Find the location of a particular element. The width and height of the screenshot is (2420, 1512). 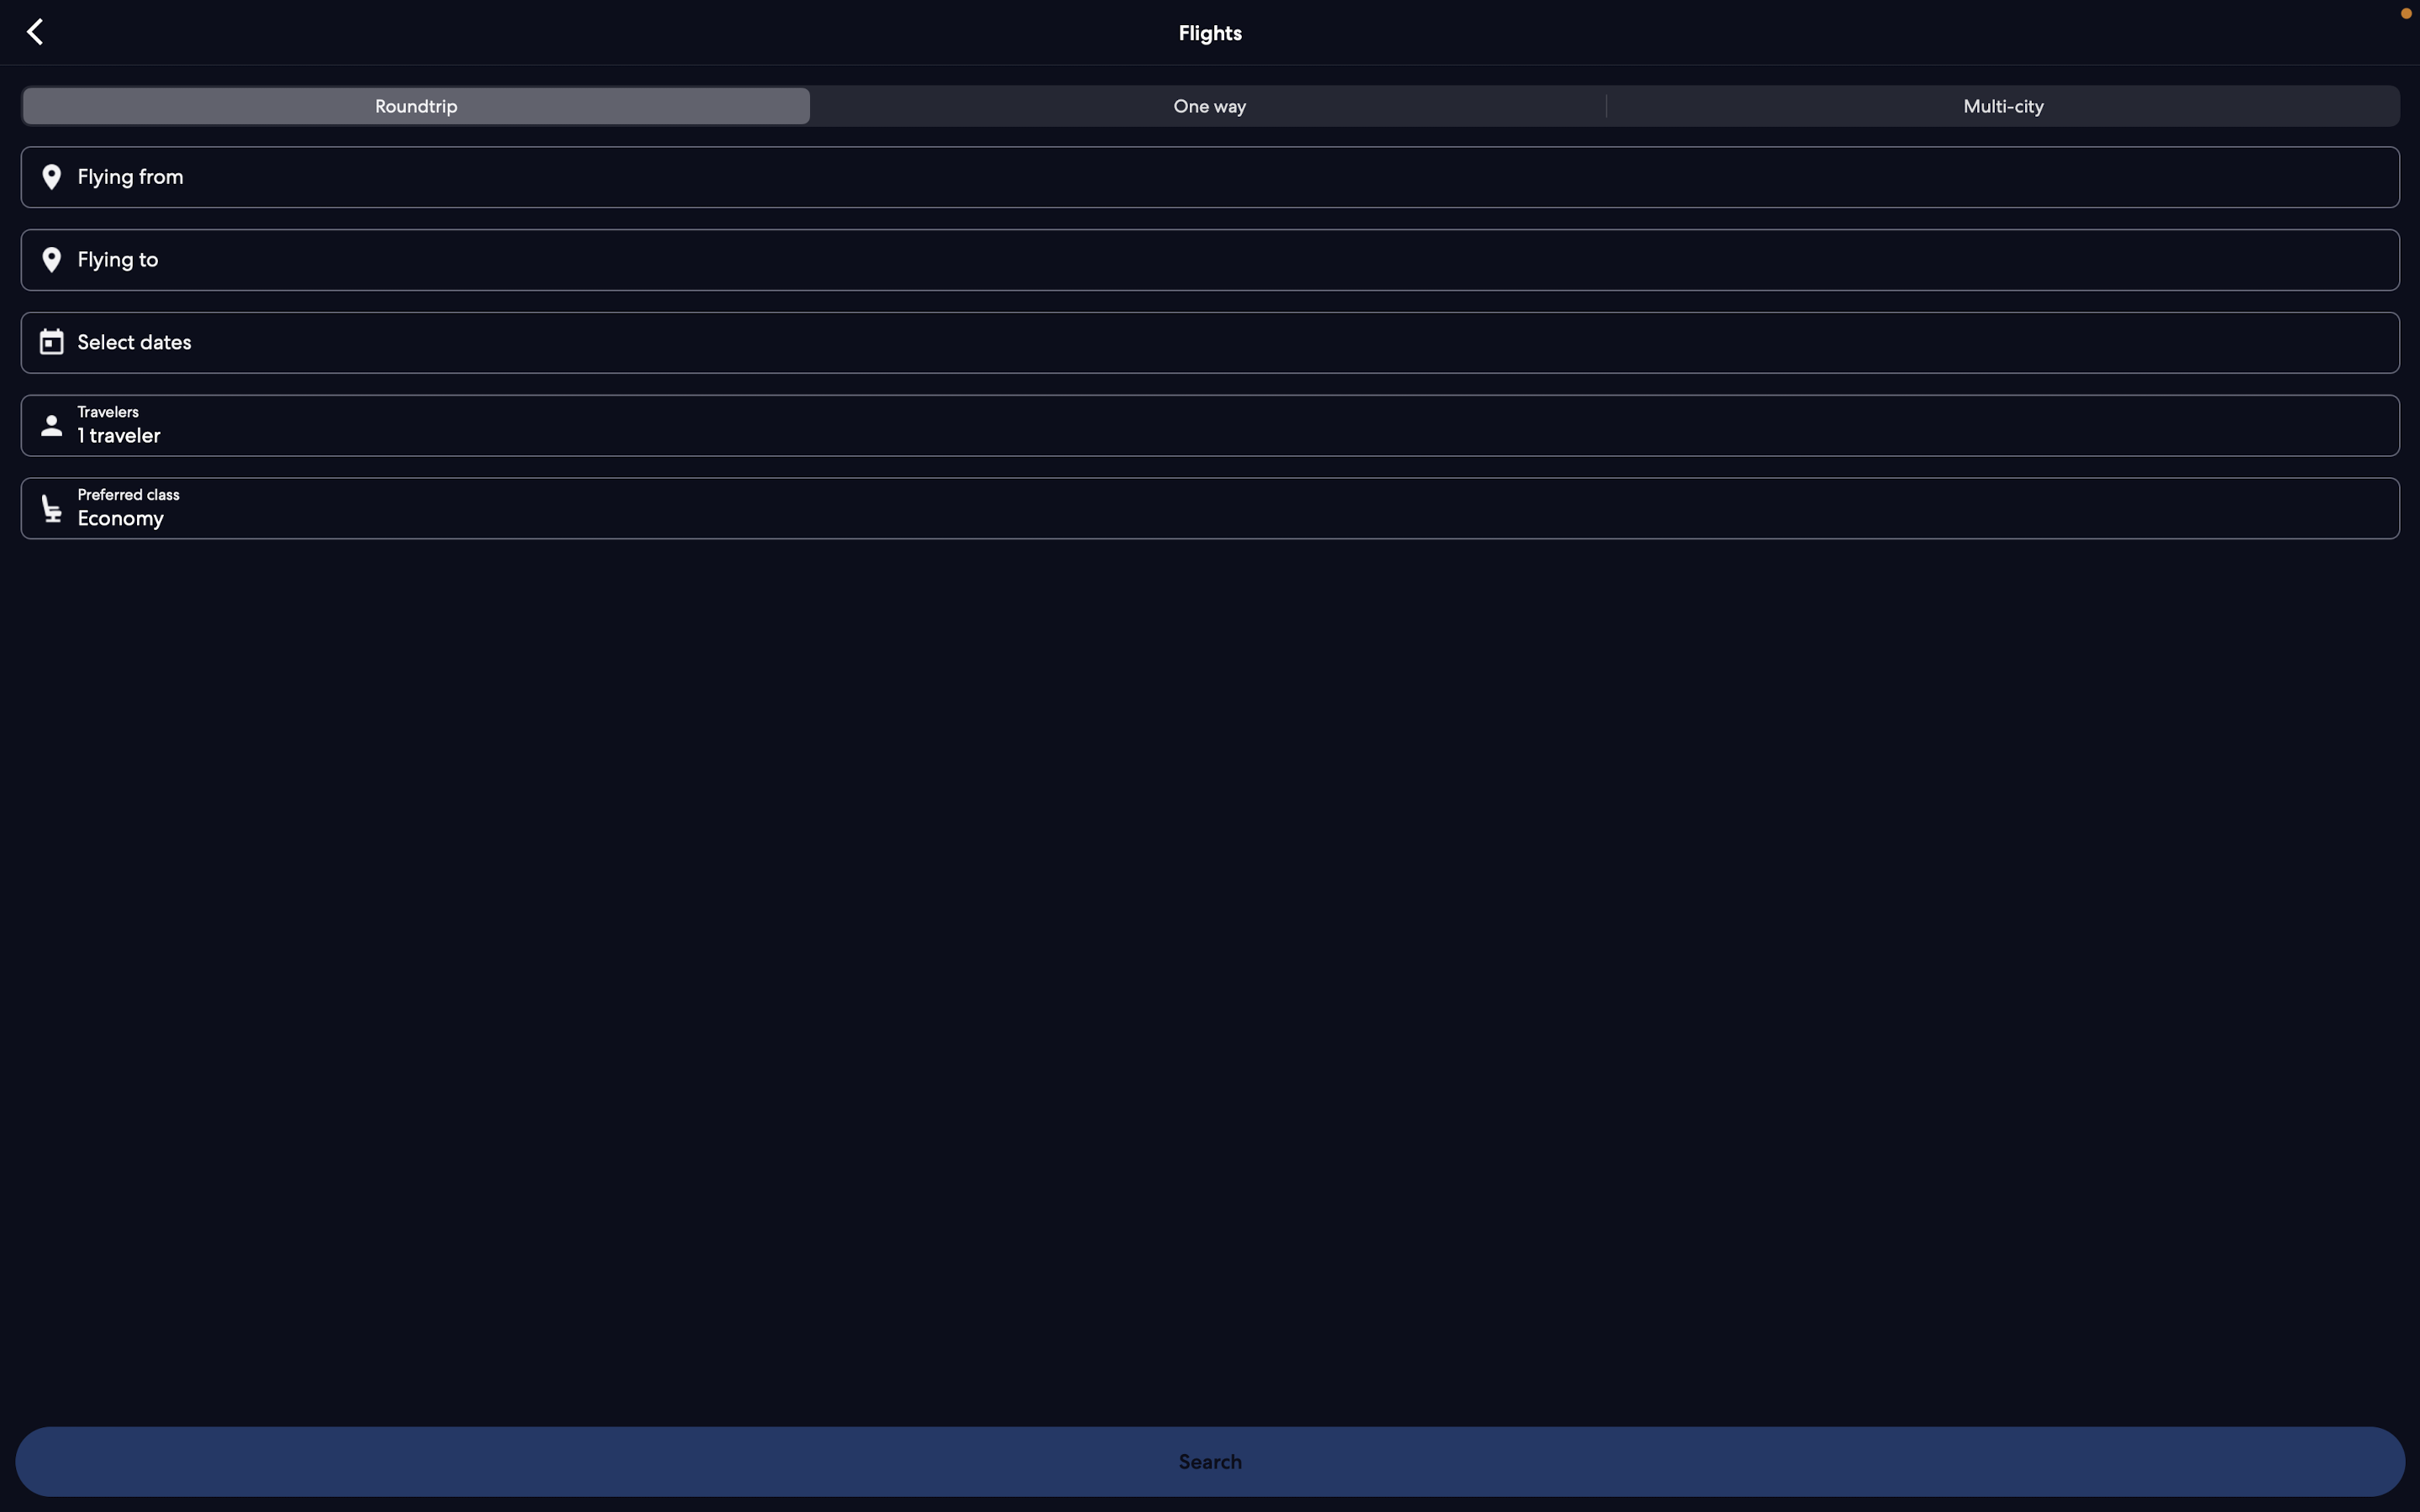

tab for roundtrip flights is located at coordinates (418, 107).